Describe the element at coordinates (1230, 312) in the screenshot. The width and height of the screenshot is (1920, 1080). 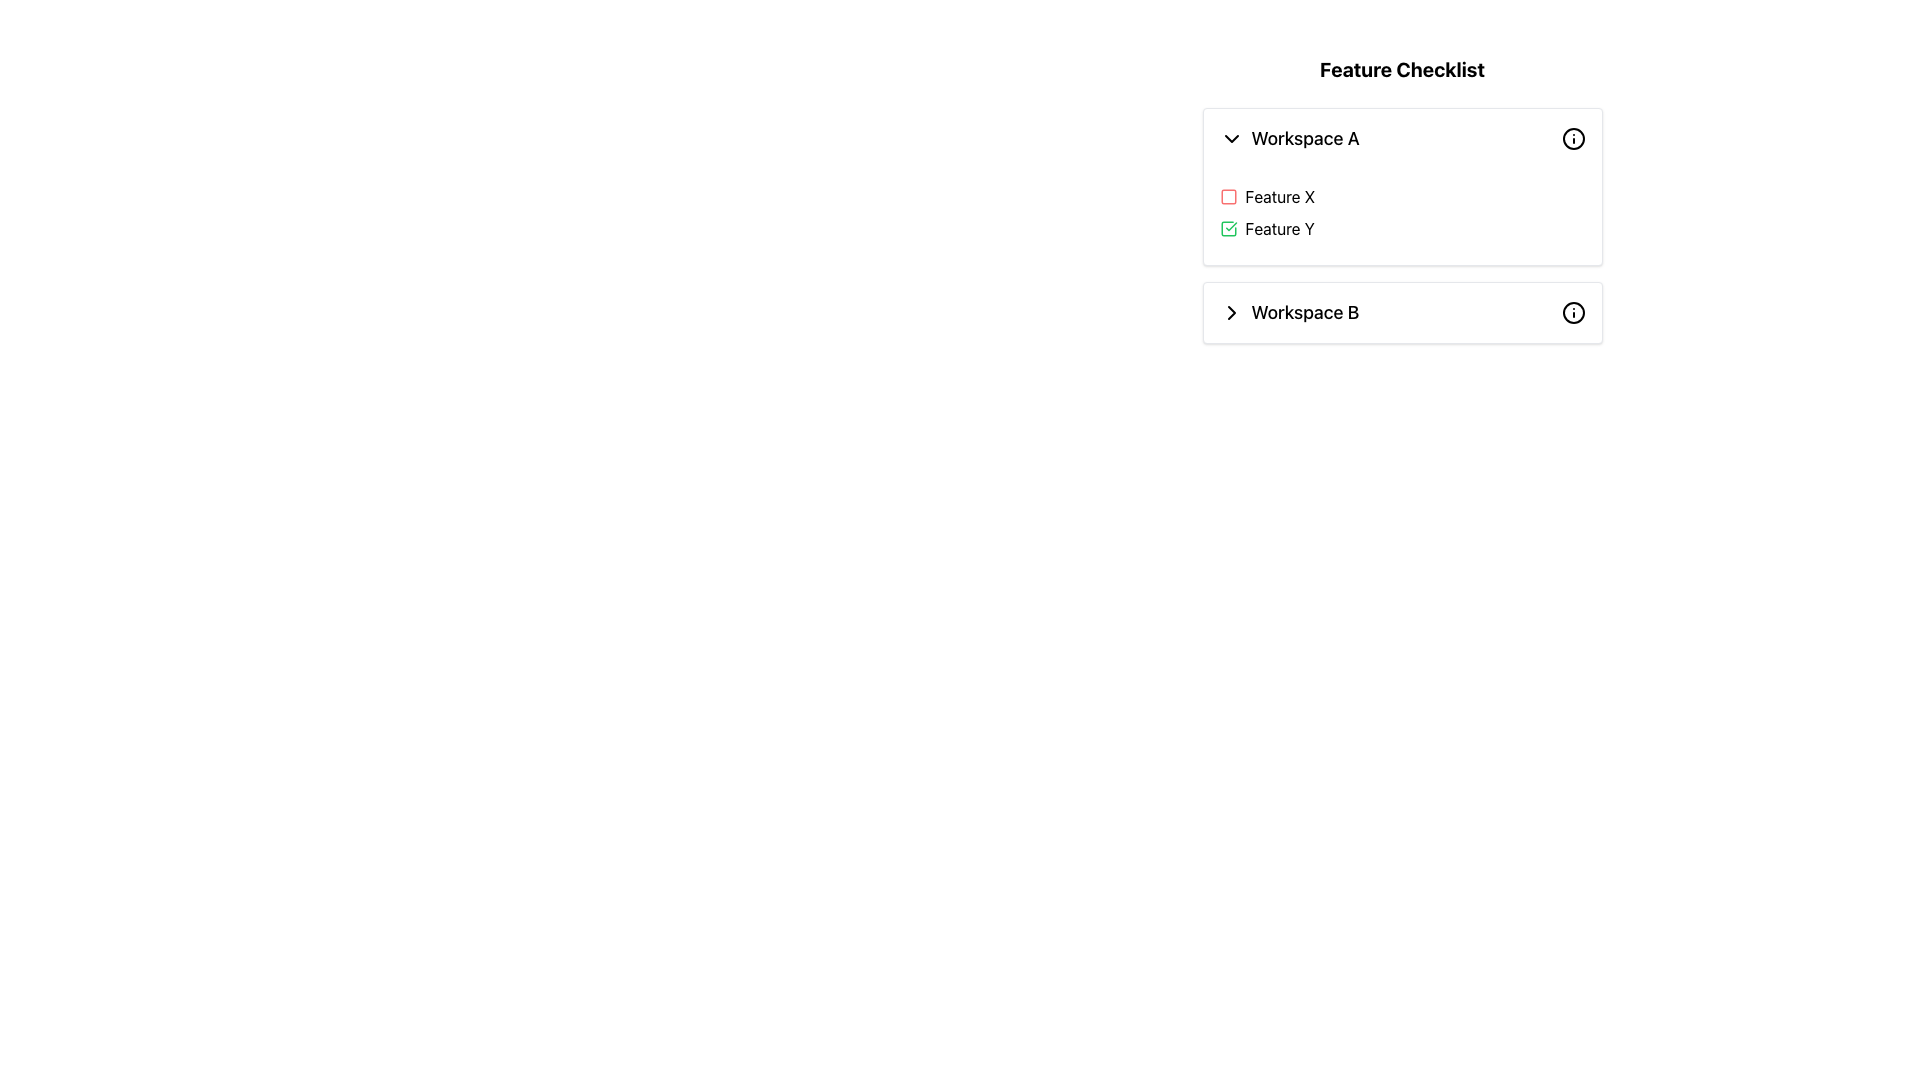
I see `the right-facing chevron icon located at the far right of the Workspace B entry within the Feature Checklist area` at that location.